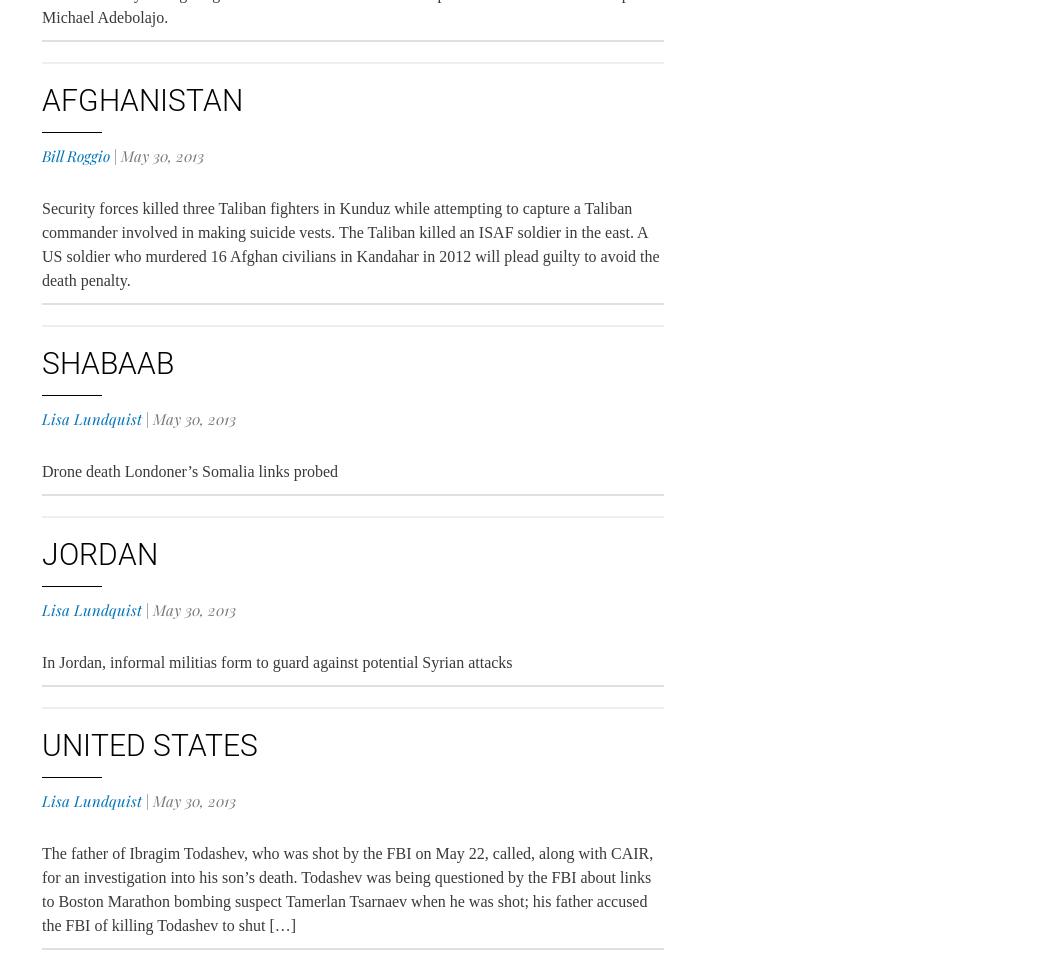 The height and width of the screenshot is (957, 1039). Describe the element at coordinates (141, 100) in the screenshot. I see `'Afghanistan'` at that location.